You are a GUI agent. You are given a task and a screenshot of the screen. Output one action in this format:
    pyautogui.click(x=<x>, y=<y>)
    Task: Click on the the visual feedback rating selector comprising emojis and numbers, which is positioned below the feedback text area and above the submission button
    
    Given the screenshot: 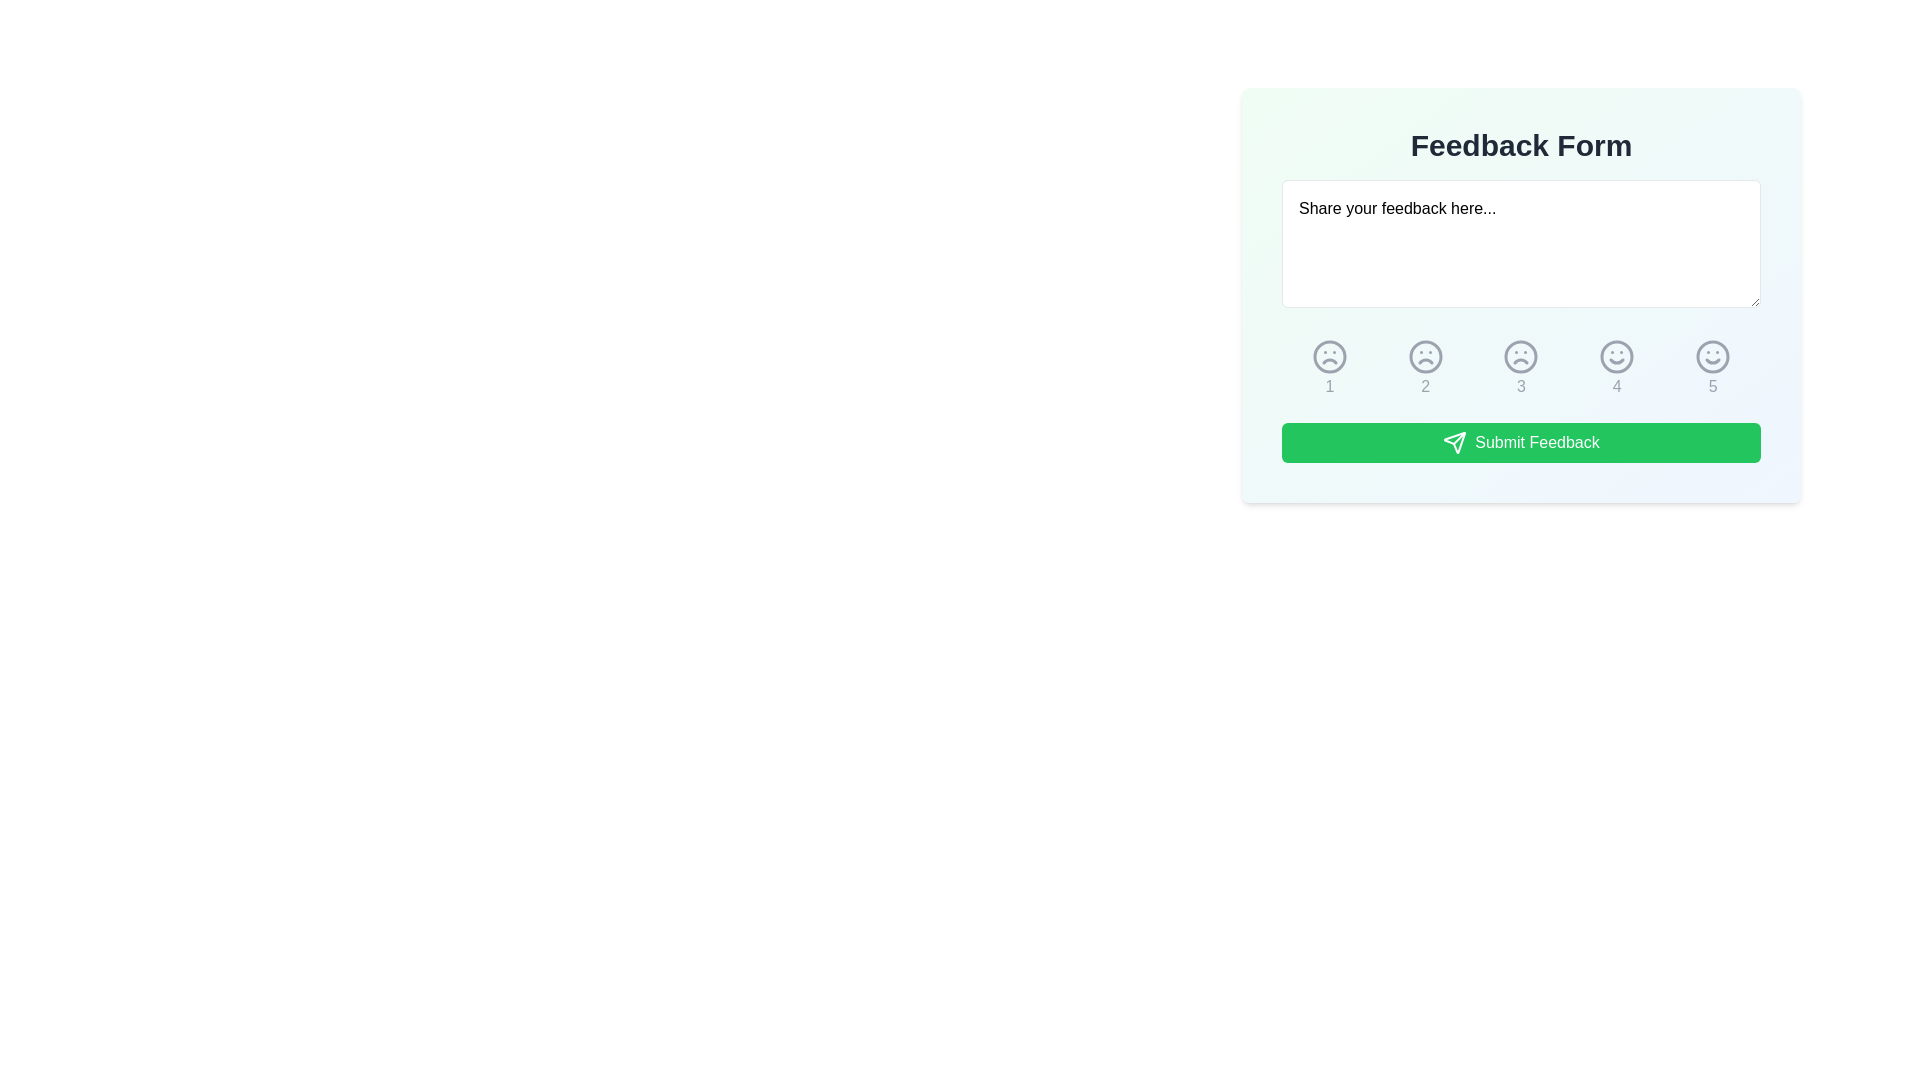 What is the action you would take?
    pyautogui.click(x=1520, y=369)
    